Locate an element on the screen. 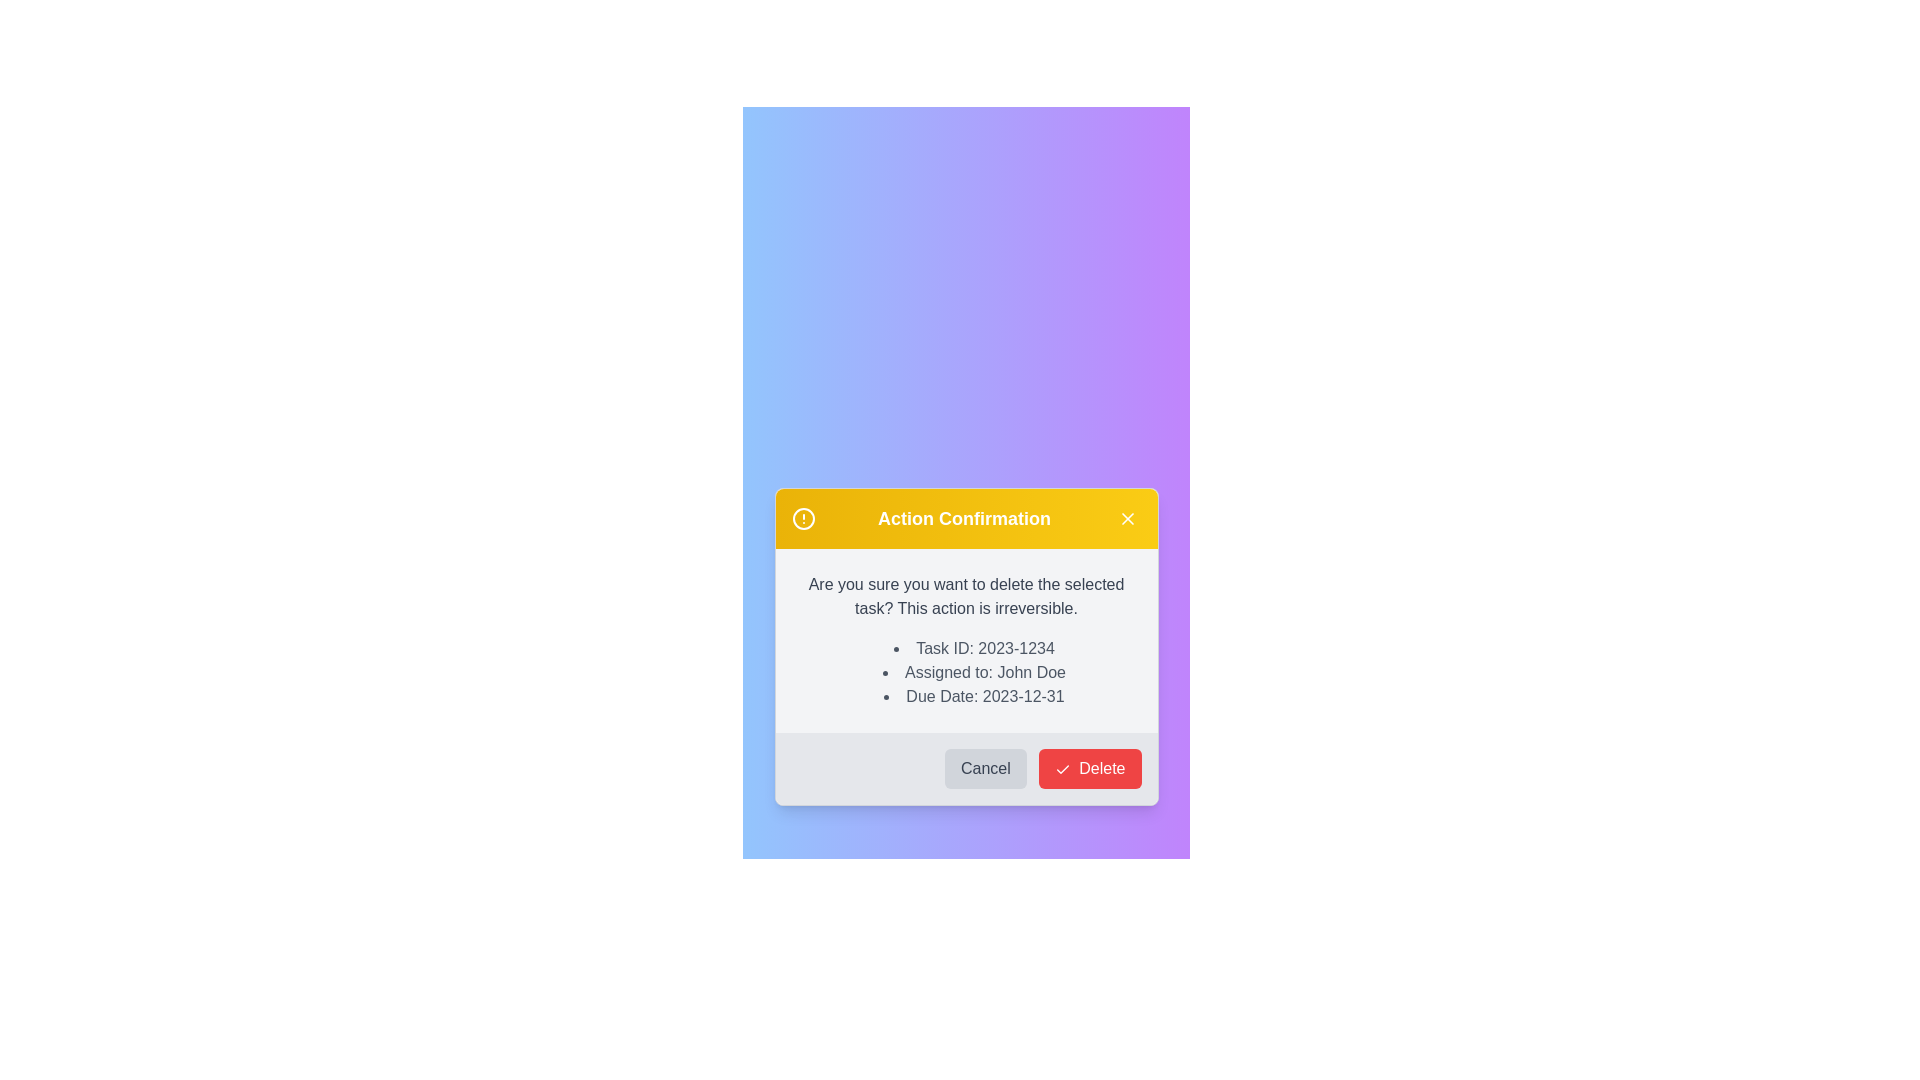 The height and width of the screenshot is (1080, 1920). the yellow circular element that is part of the alert icon in the 'Action Confirmation' dialog box is located at coordinates (803, 518).